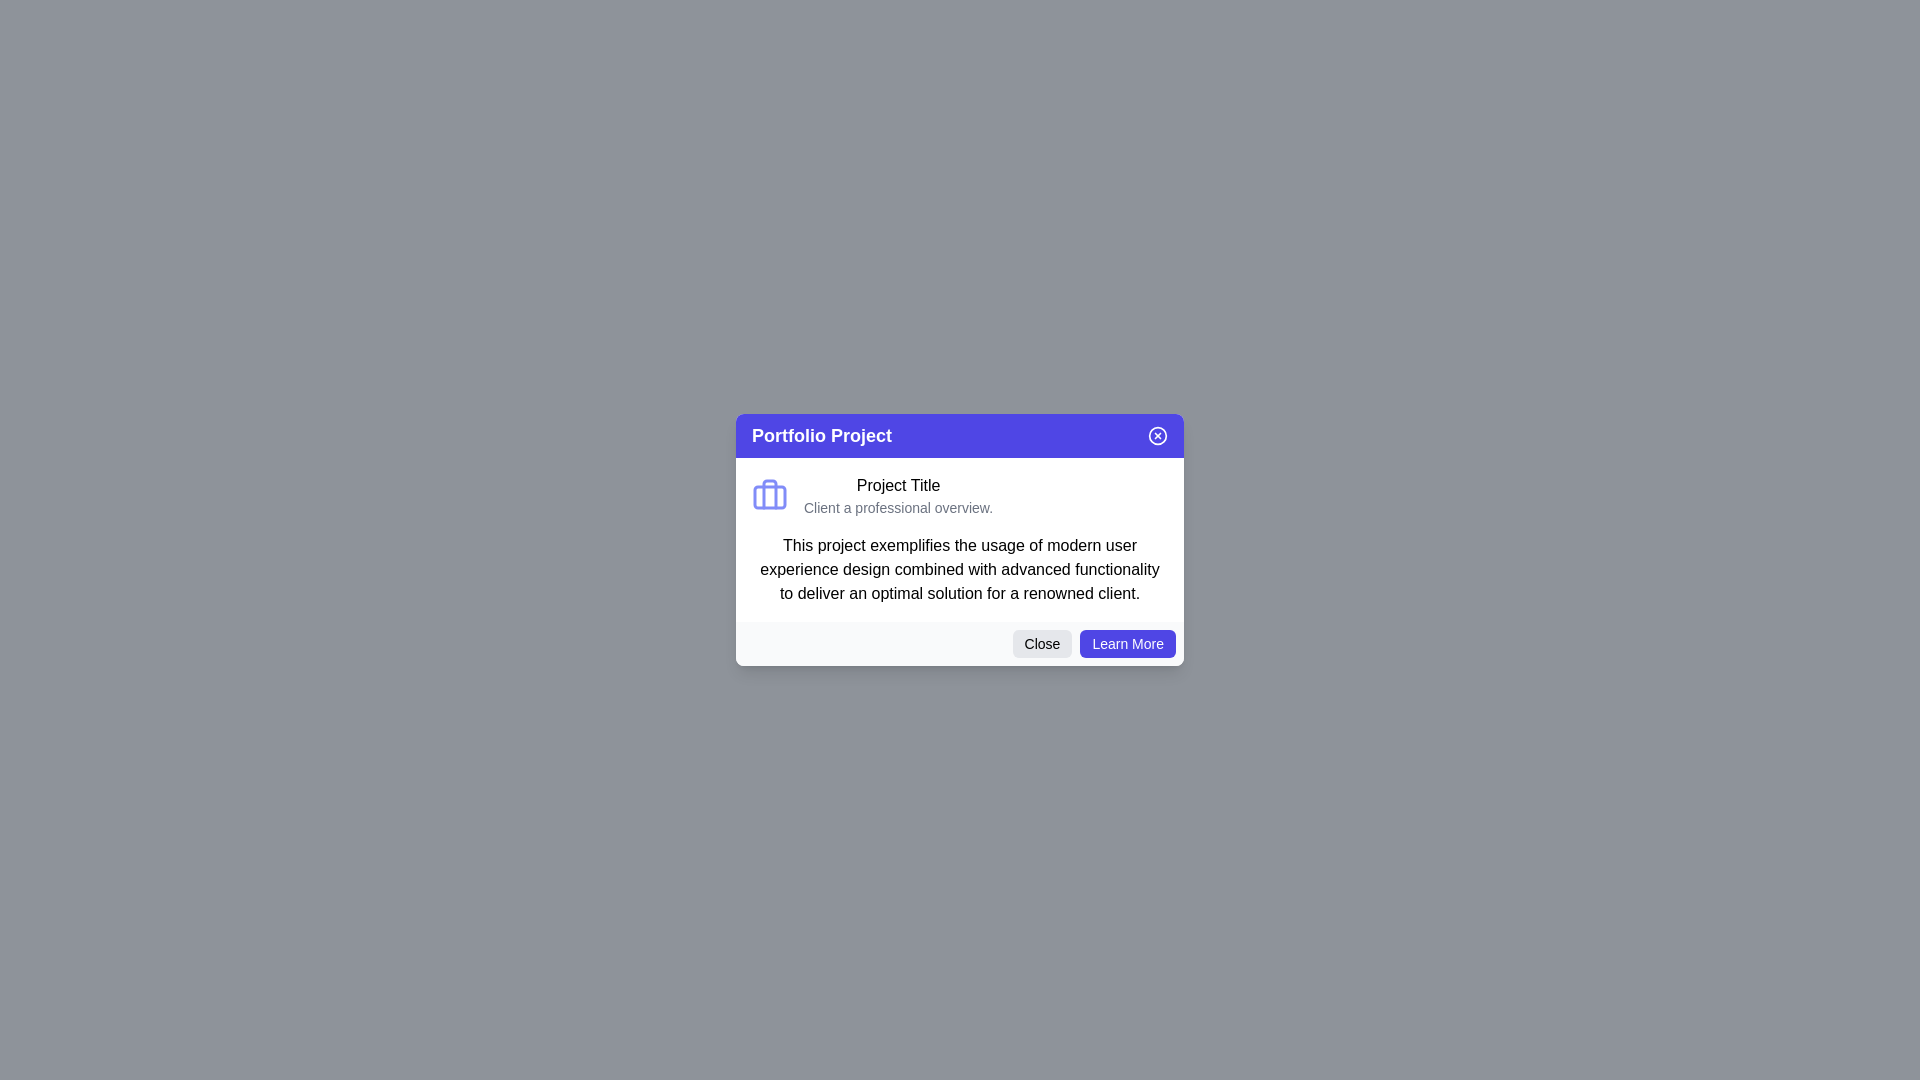  I want to click on the rectangular shape with rounded corners located inside the indigo briefcase icon at the specified coordinates, so click(768, 496).